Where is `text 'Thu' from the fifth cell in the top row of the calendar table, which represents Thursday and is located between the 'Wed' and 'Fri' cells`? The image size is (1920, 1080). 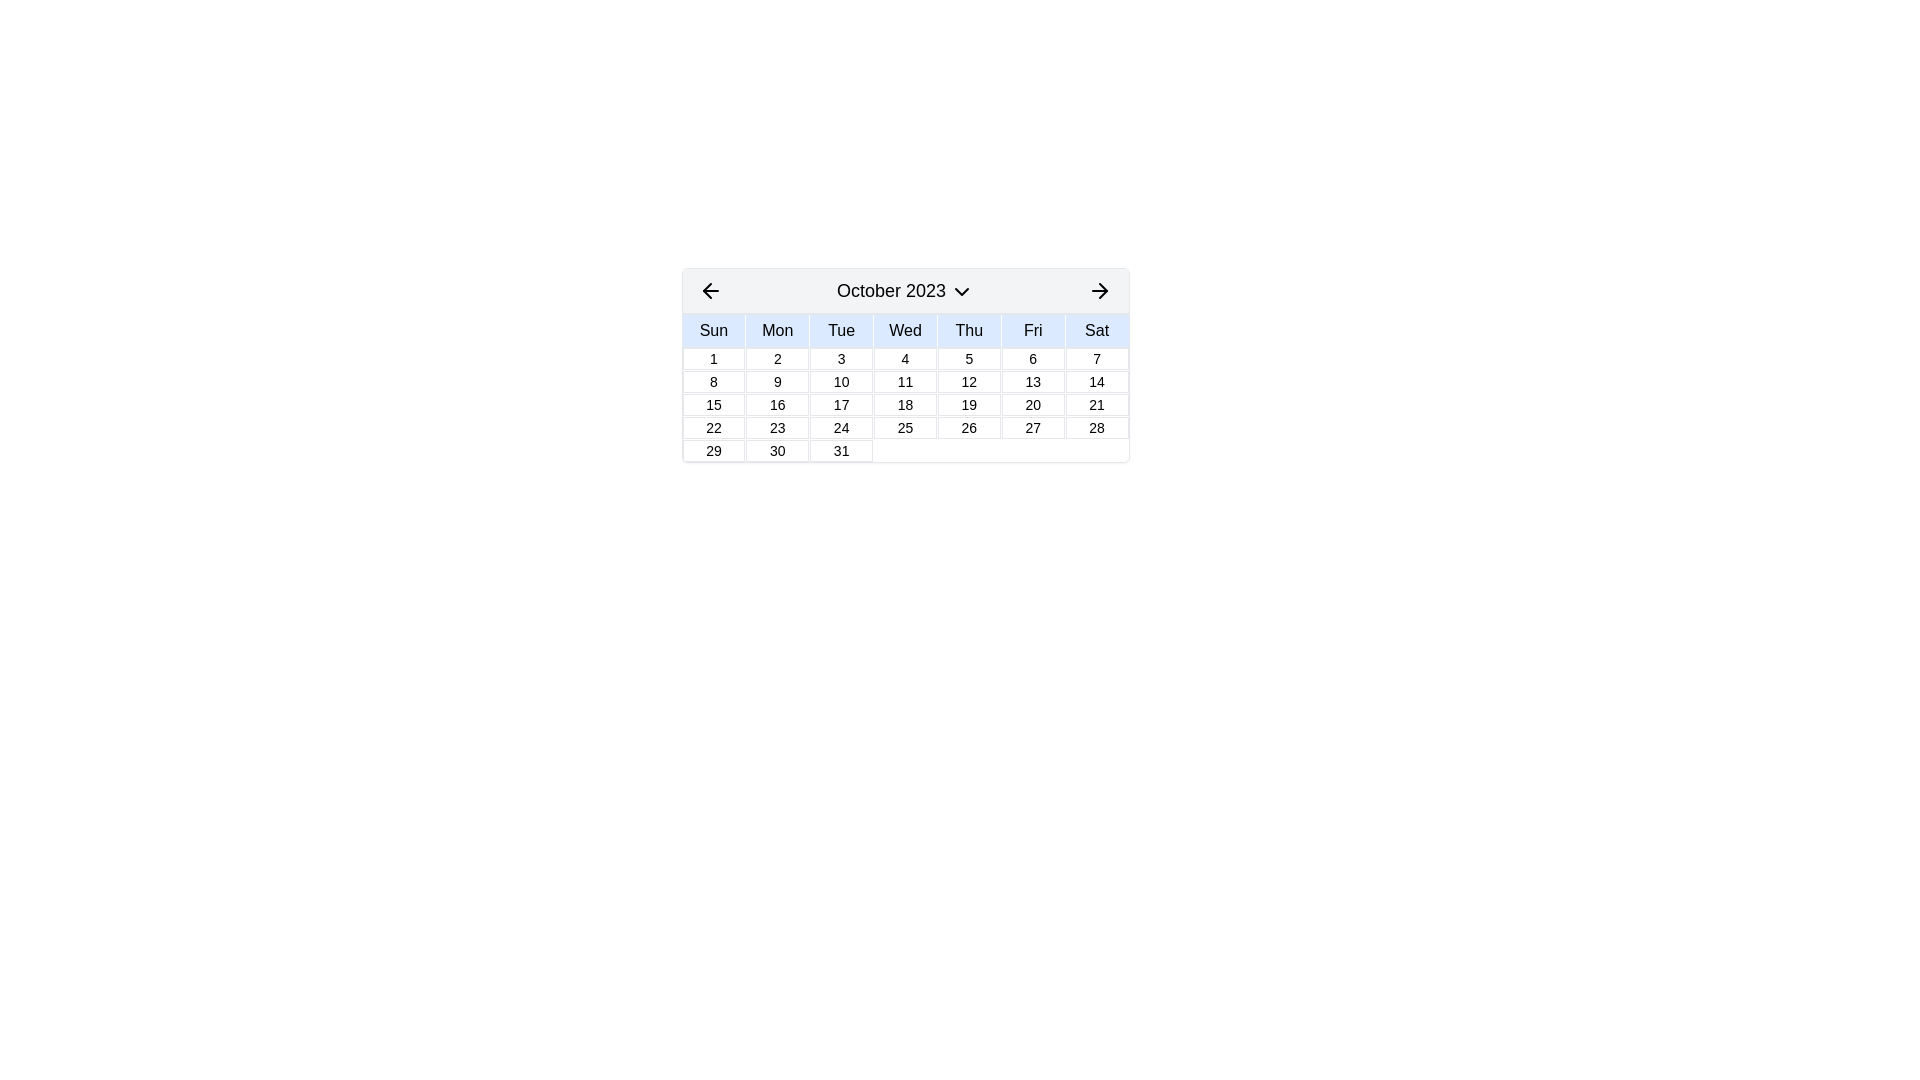 text 'Thu' from the fifth cell in the top row of the calendar table, which represents Thursday and is located between the 'Wed' and 'Fri' cells is located at coordinates (969, 330).